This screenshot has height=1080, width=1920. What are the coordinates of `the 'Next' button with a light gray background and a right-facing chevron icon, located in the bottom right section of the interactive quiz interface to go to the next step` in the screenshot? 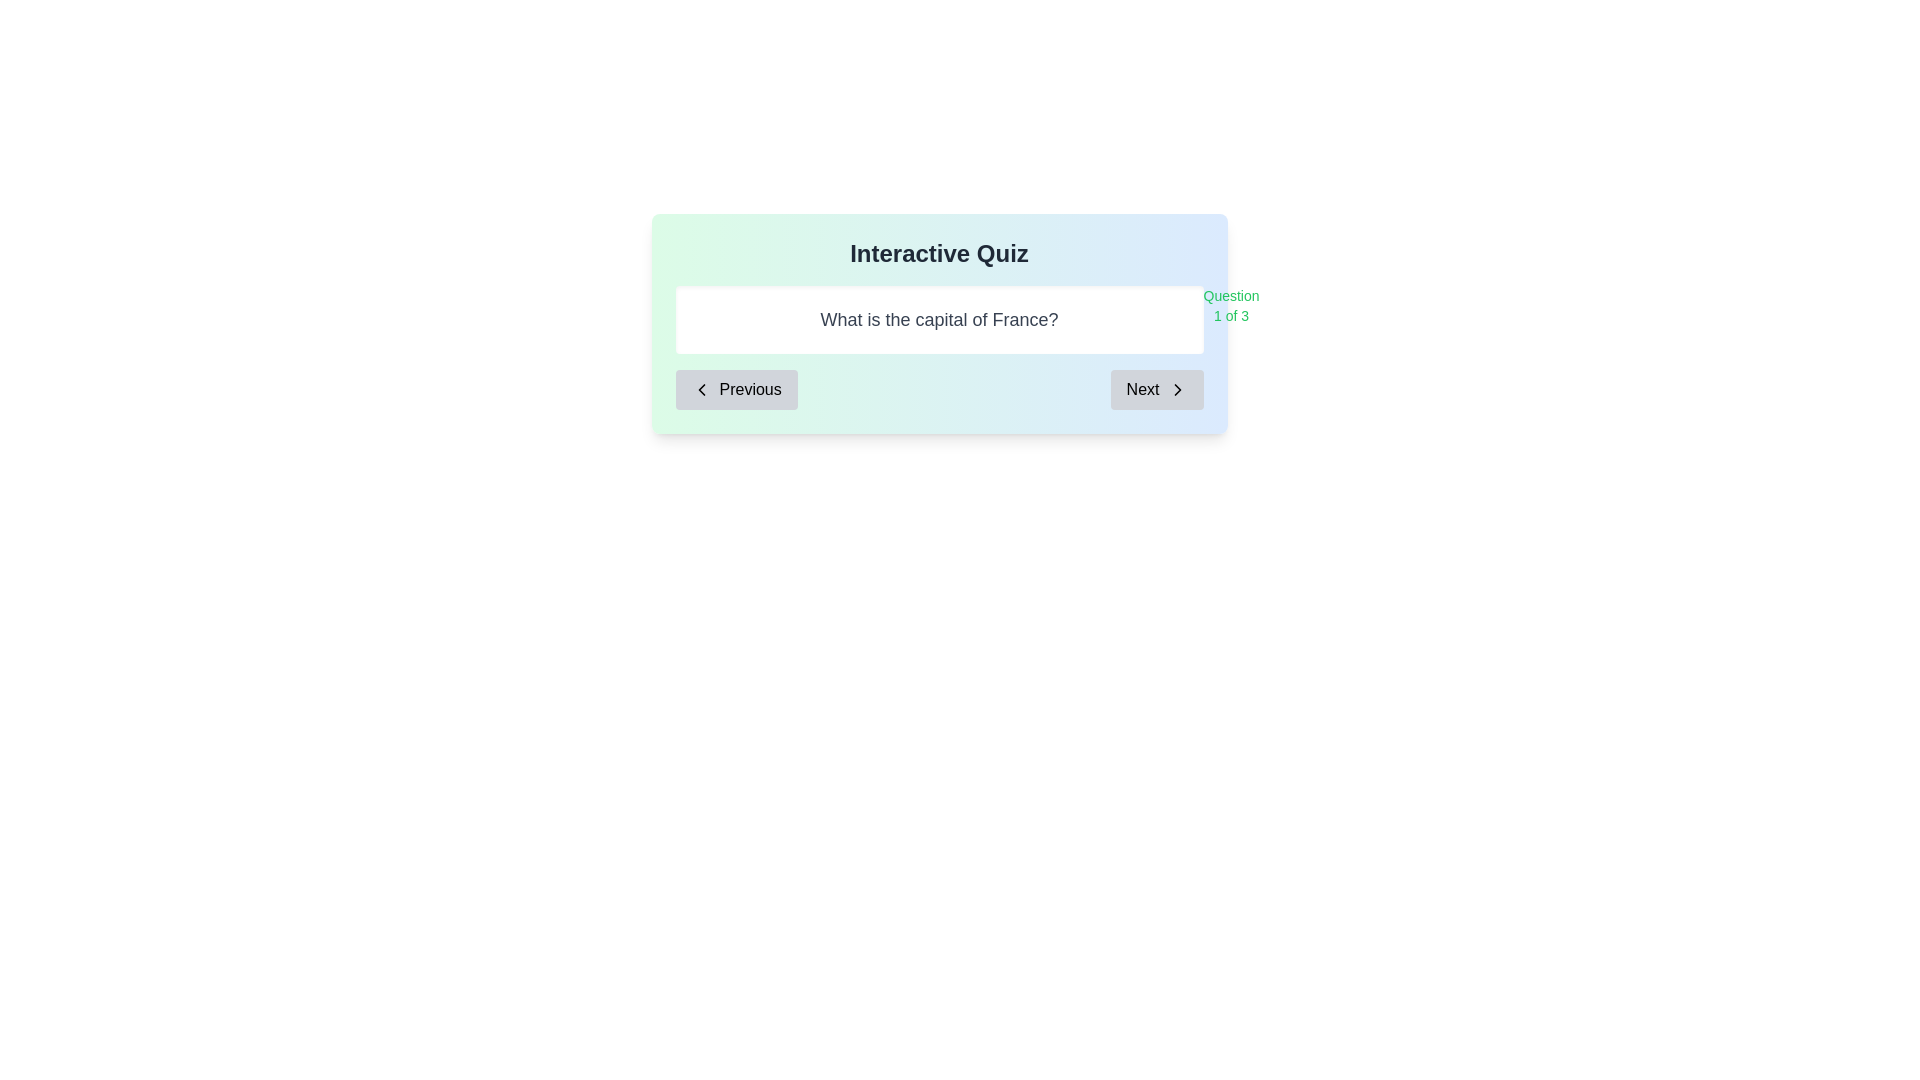 It's located at (1156, 389).